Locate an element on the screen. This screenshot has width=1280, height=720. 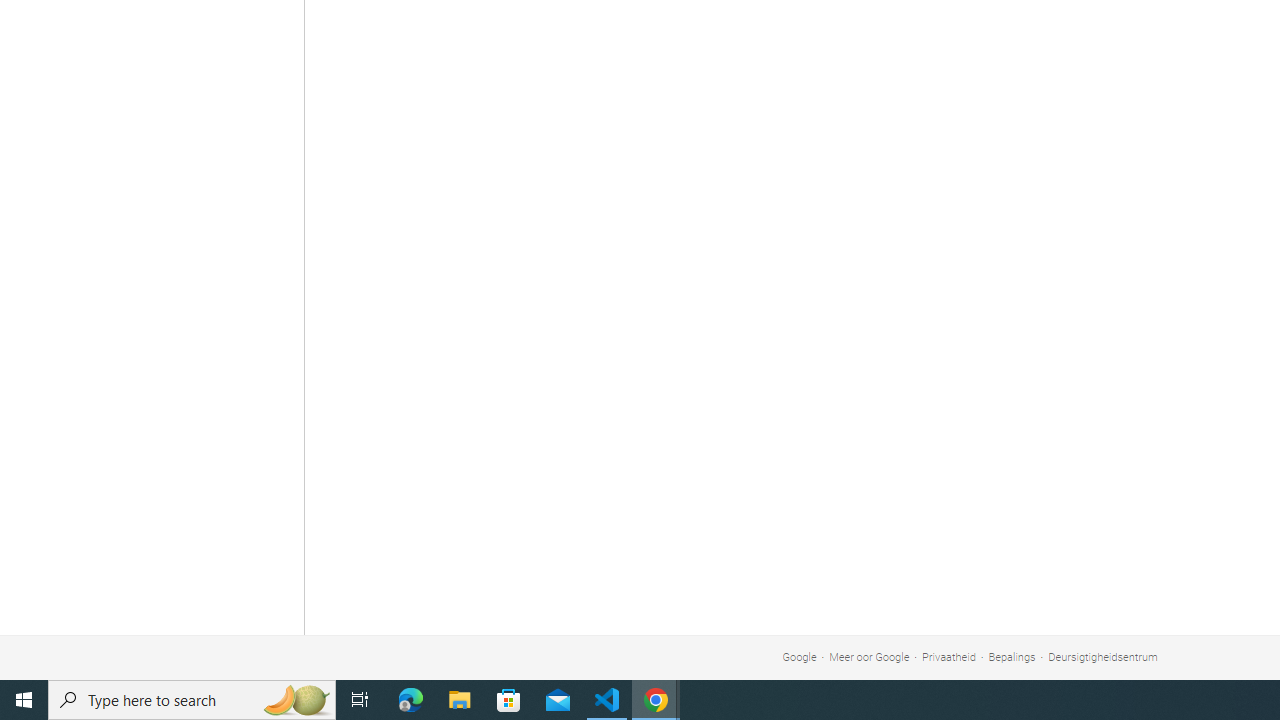
'Bepalings' is located at coordinates (1011, 657).